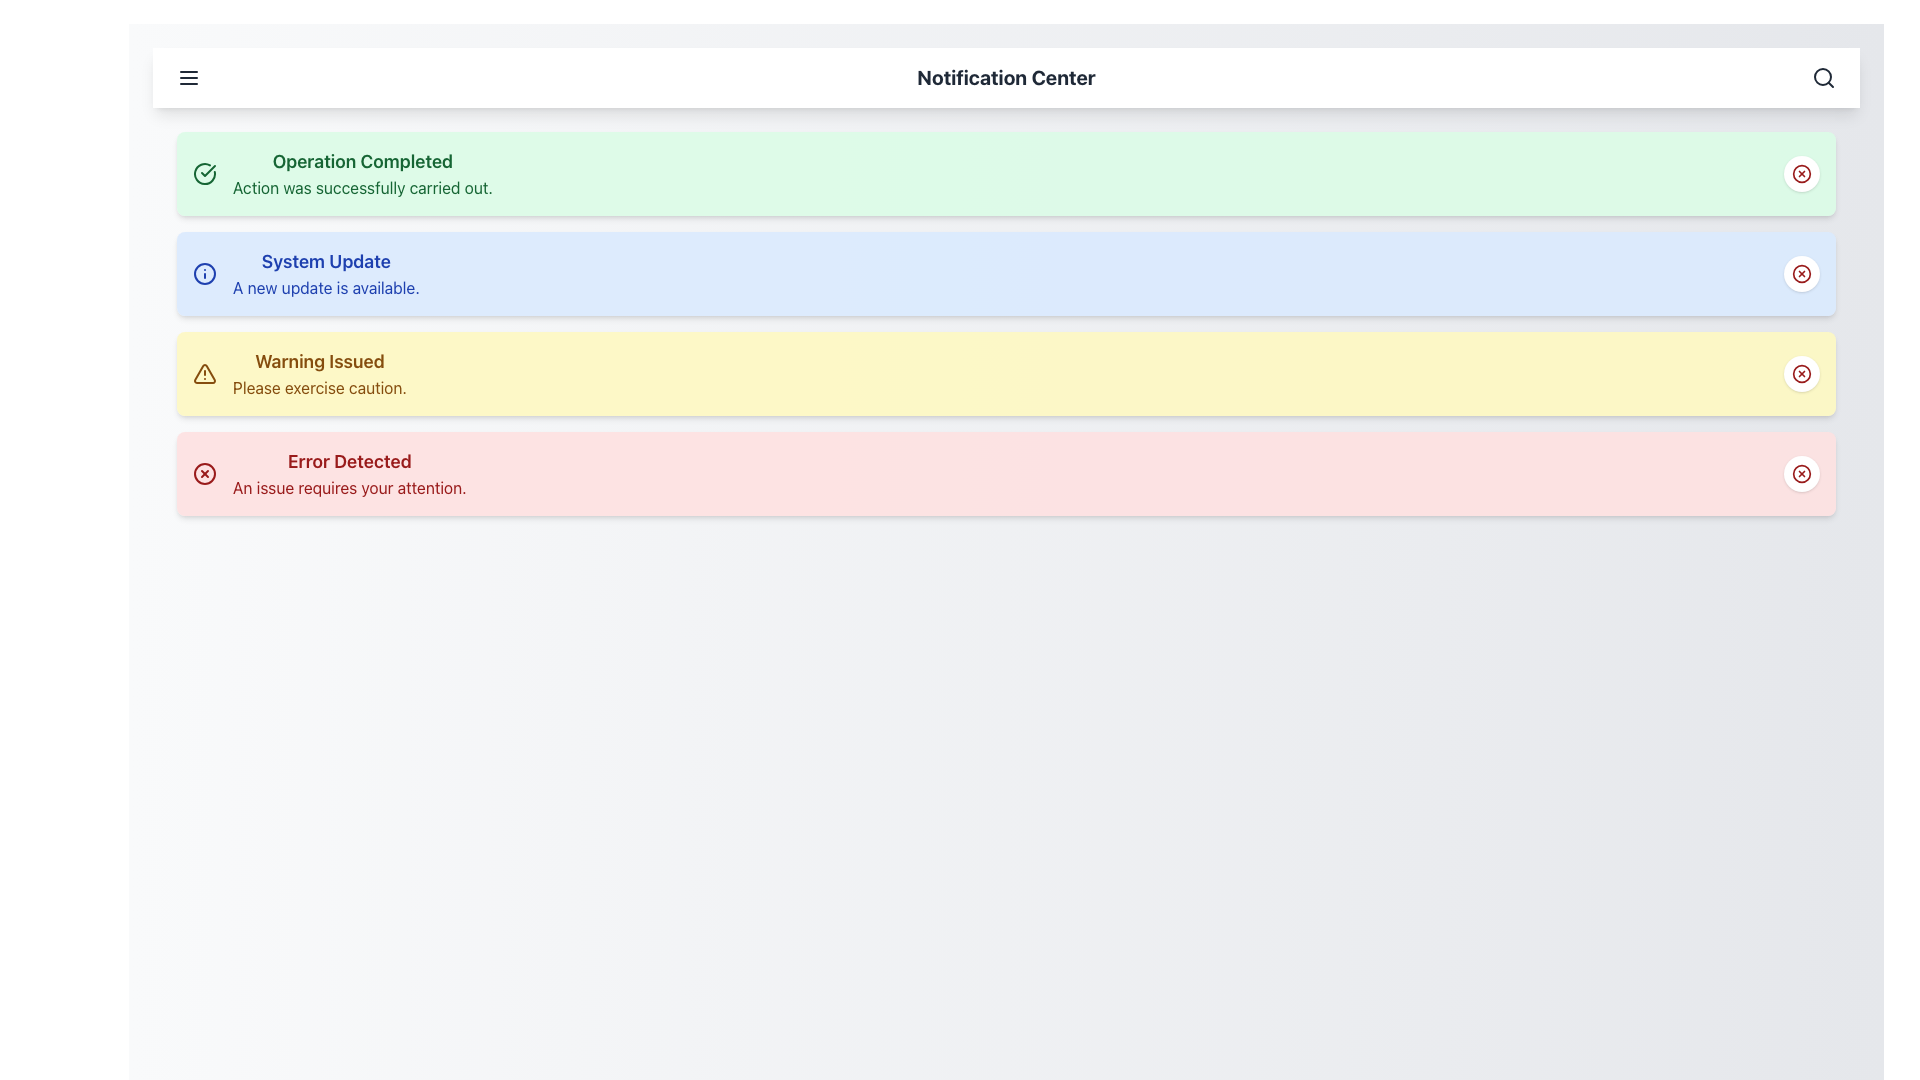  I want to click on Text Label that provides additional context about the 'Error Detected' notification located in the notification bar with a red background, so click(349, 488).